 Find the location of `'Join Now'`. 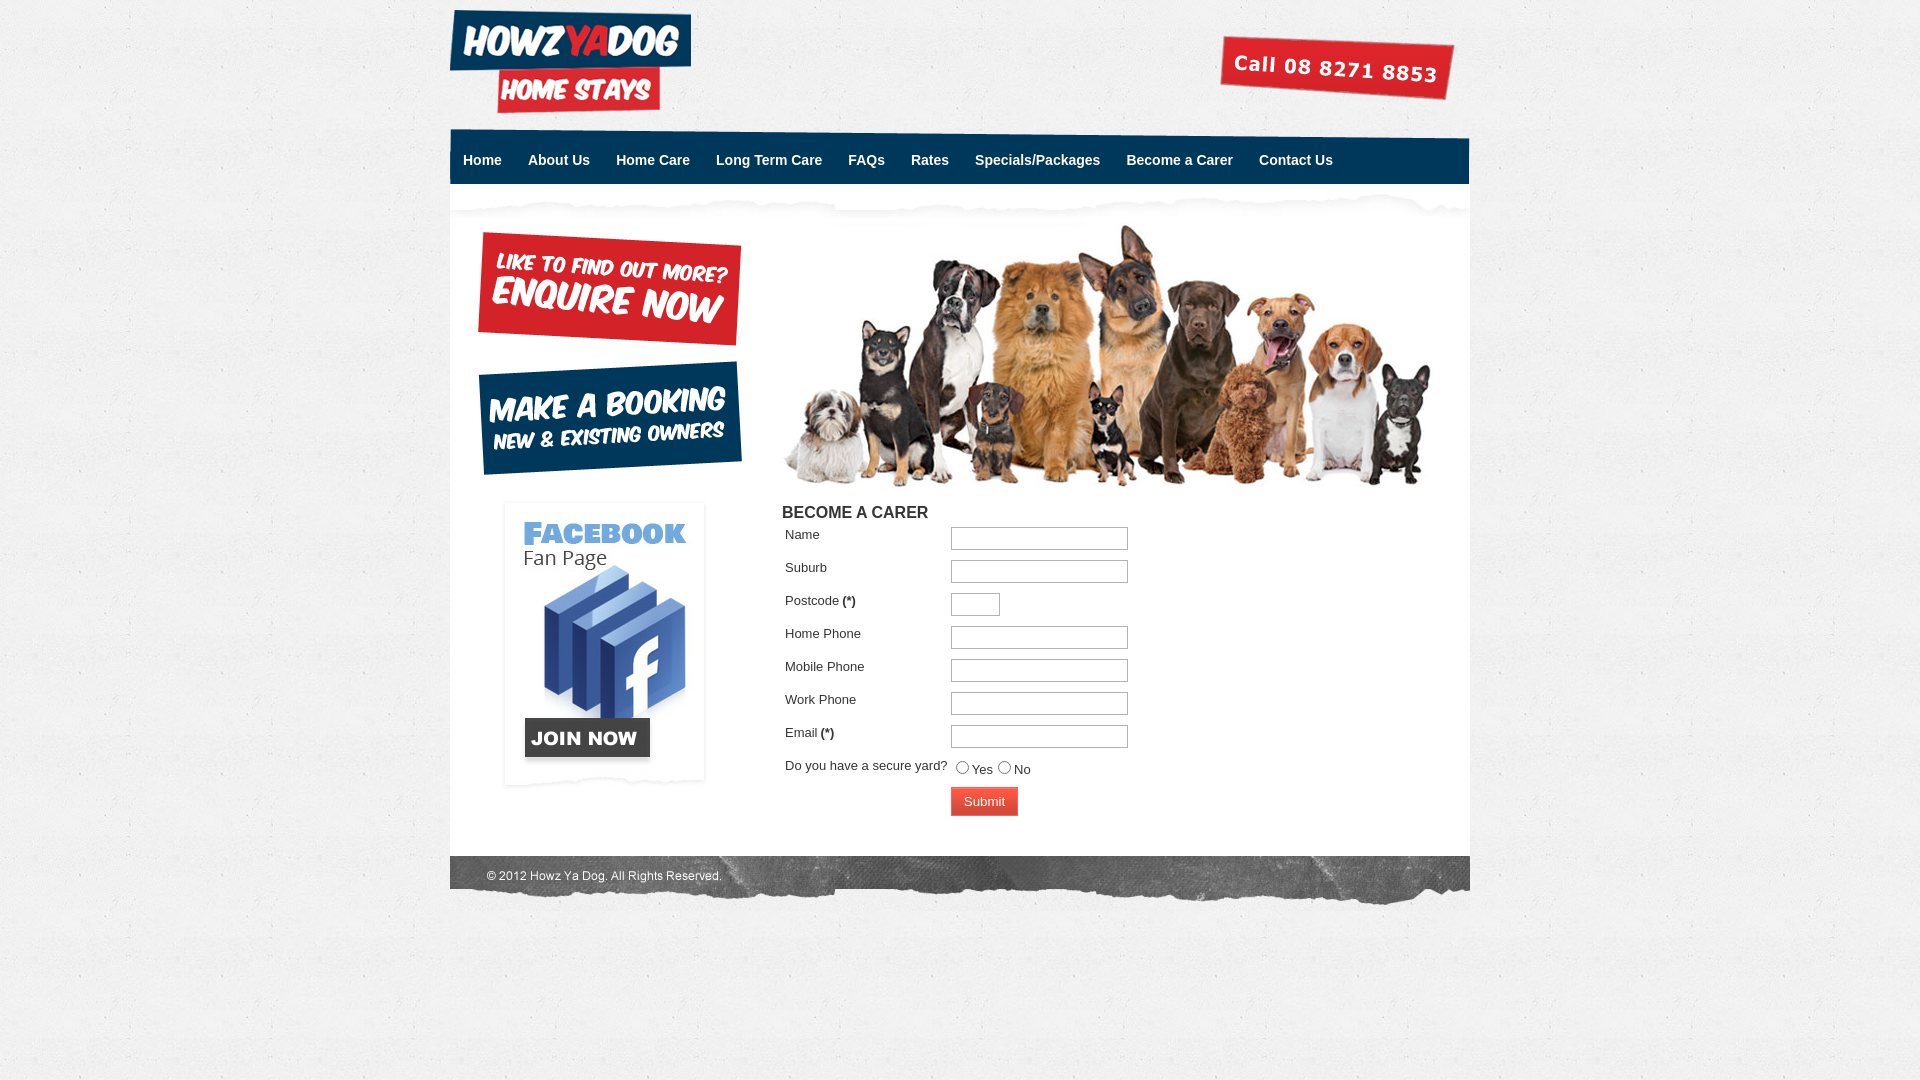

'Join Now' is located at coordinates (608, 645).